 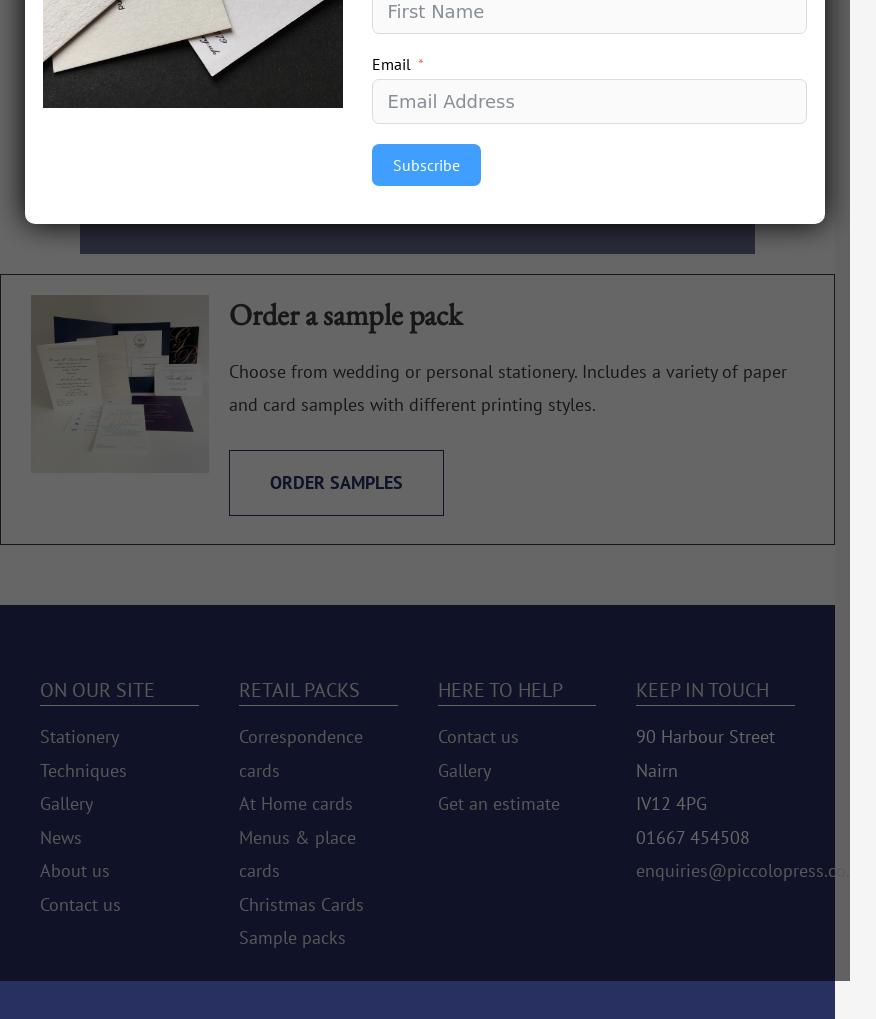 What do you see at coordinates (298, 688) in the screenshot?
I see `'Retail packs'` at bounding box center [298, 688].